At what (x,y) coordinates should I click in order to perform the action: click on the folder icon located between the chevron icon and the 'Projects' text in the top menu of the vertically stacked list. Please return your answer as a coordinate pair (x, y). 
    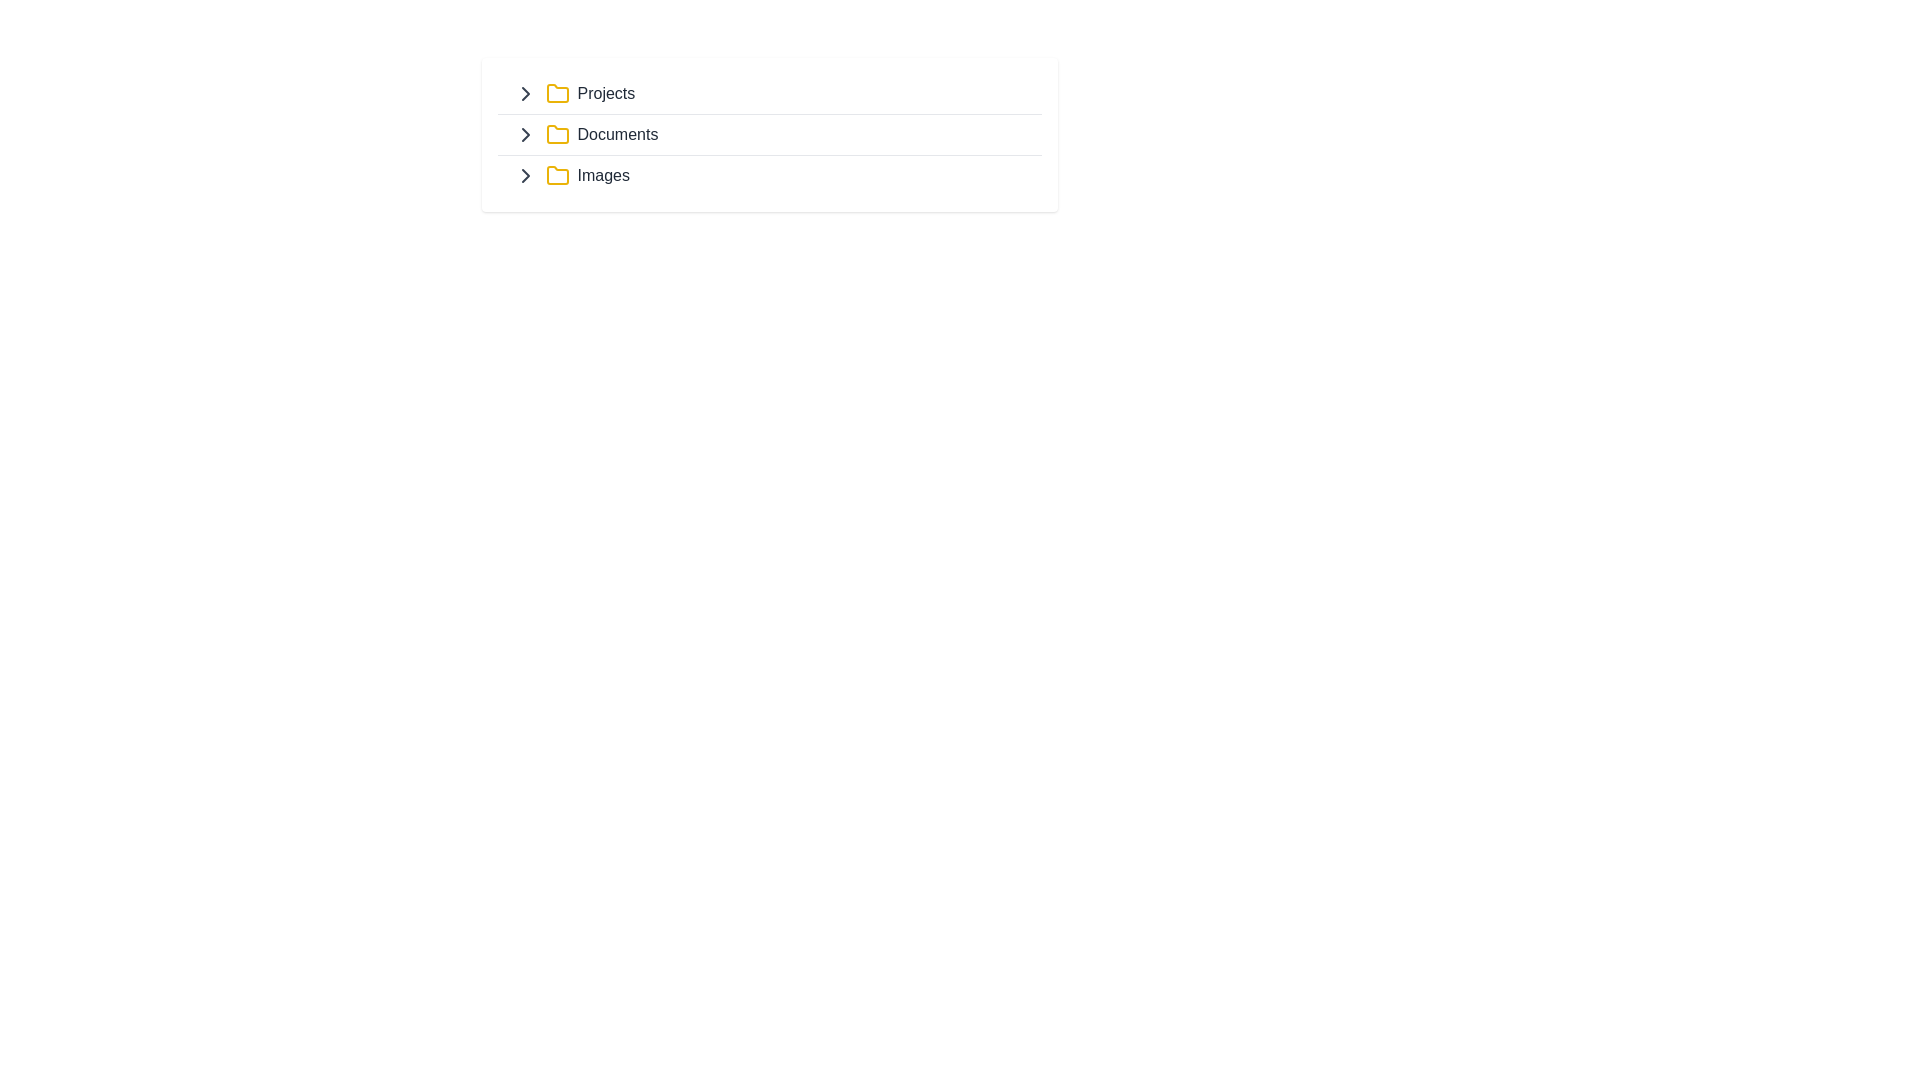
    Looking at the image, I should click on (557, 93).